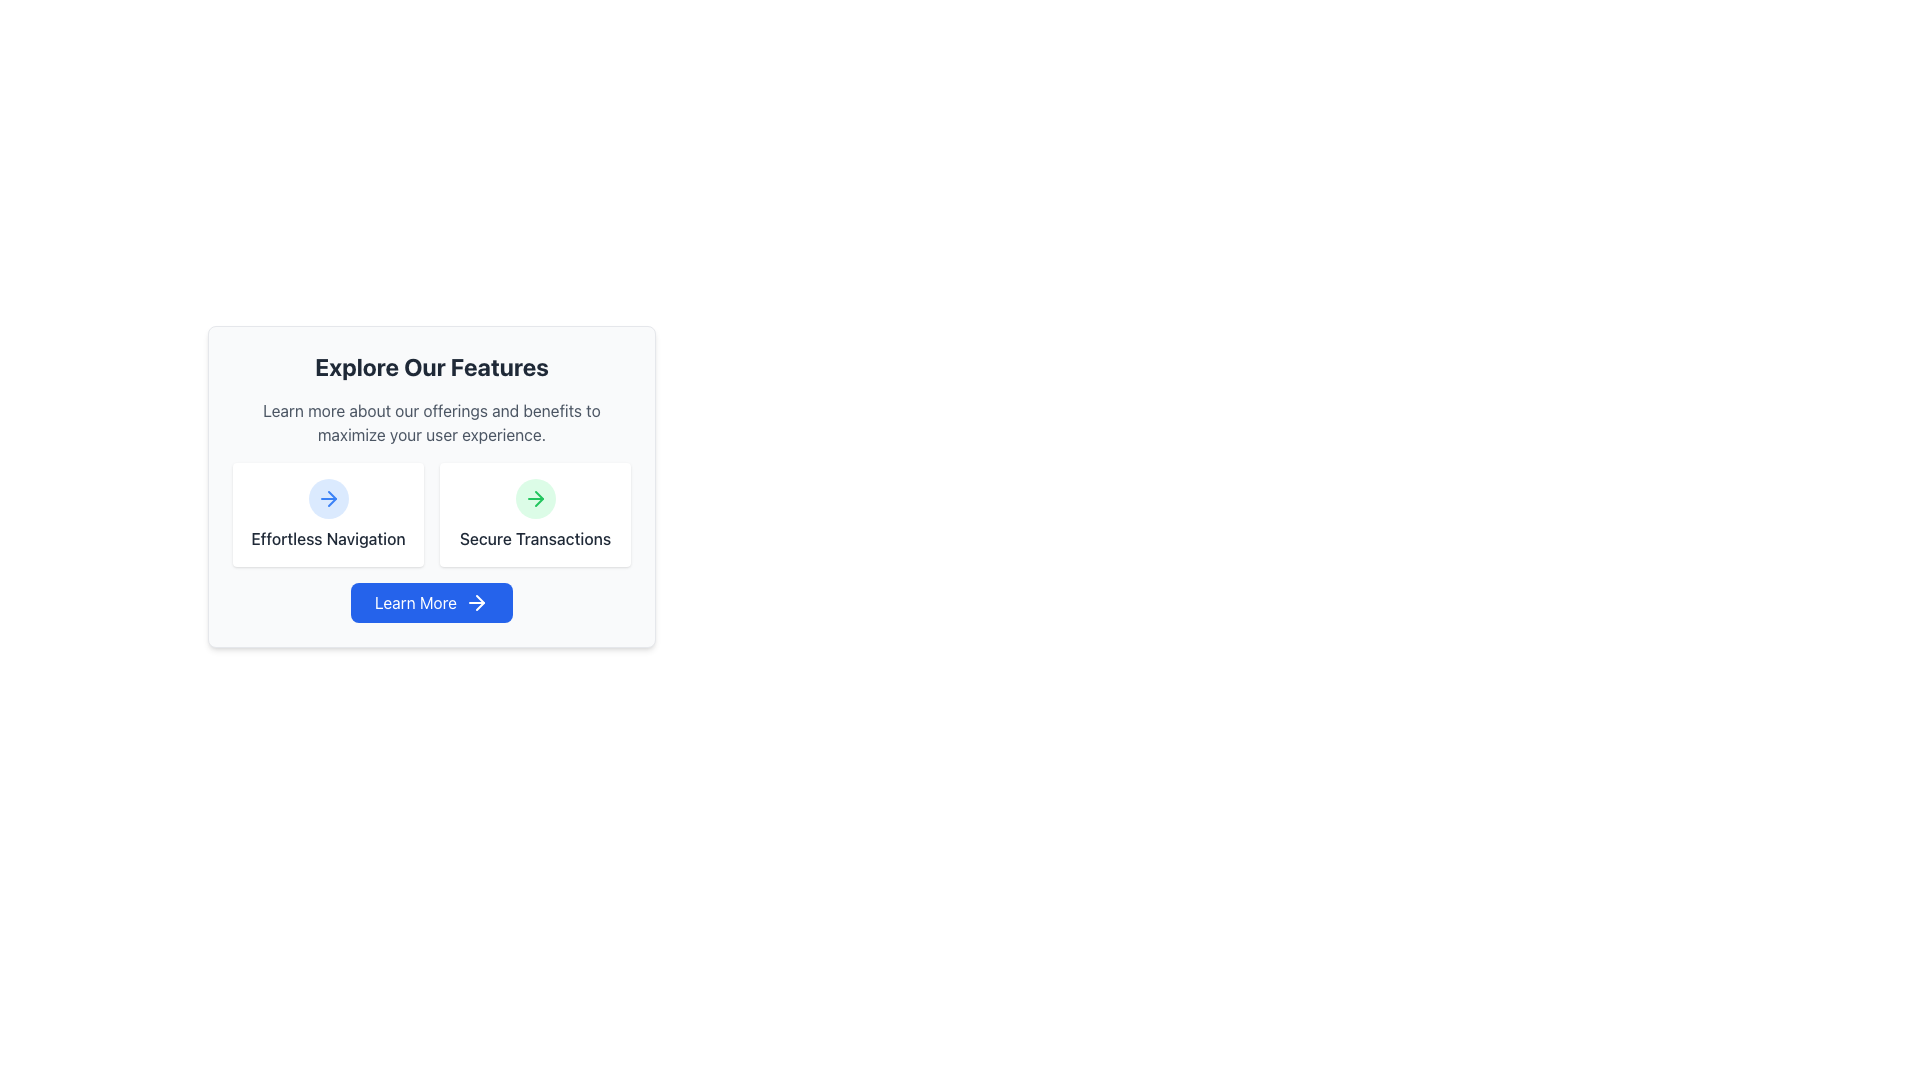 The image size is (1920, 1080). Describe the element at coordinates (328, 538) in the screenshot. I see `the text label displaying 'Effortless Navigation', which is located at the bottom of a card in the left column of a two-column layout` at that location.